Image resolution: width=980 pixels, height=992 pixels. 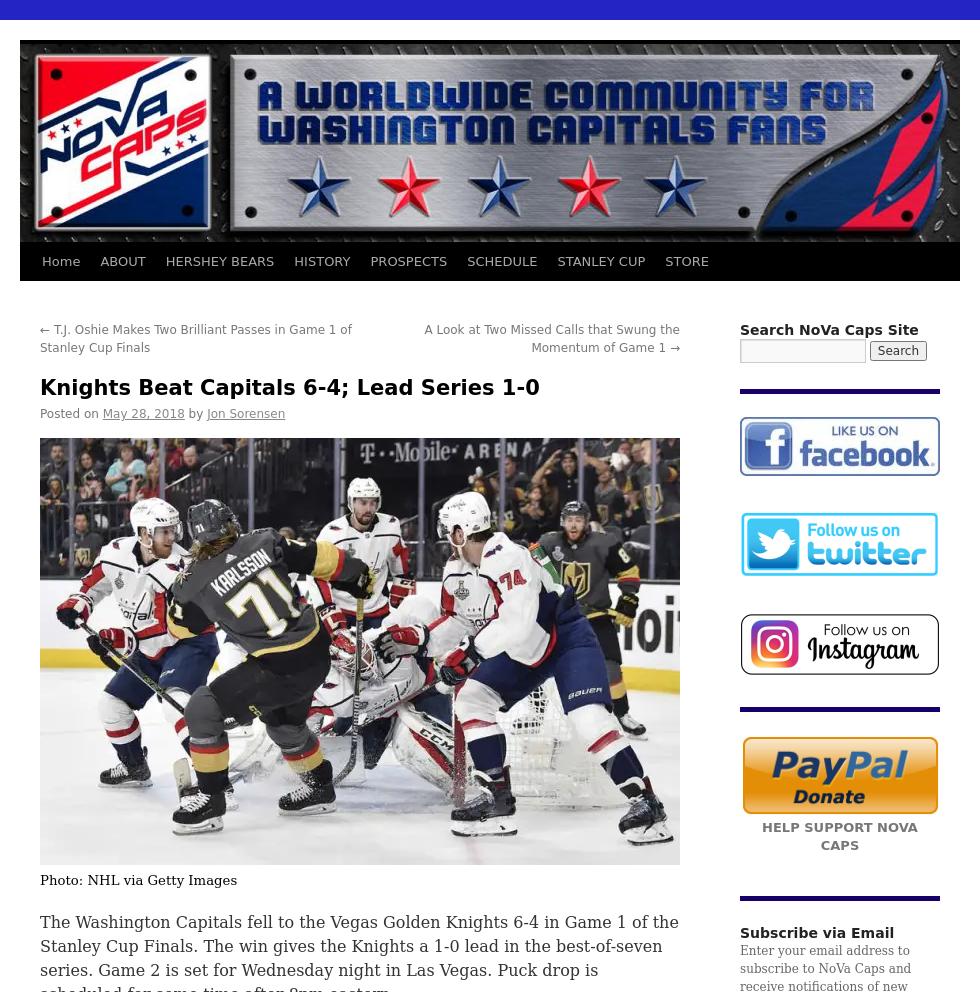 What do you see at coordinates (206, 413) in the screenshot?
I see `'Jon Sorensen'` at bounding box center [206, 413].